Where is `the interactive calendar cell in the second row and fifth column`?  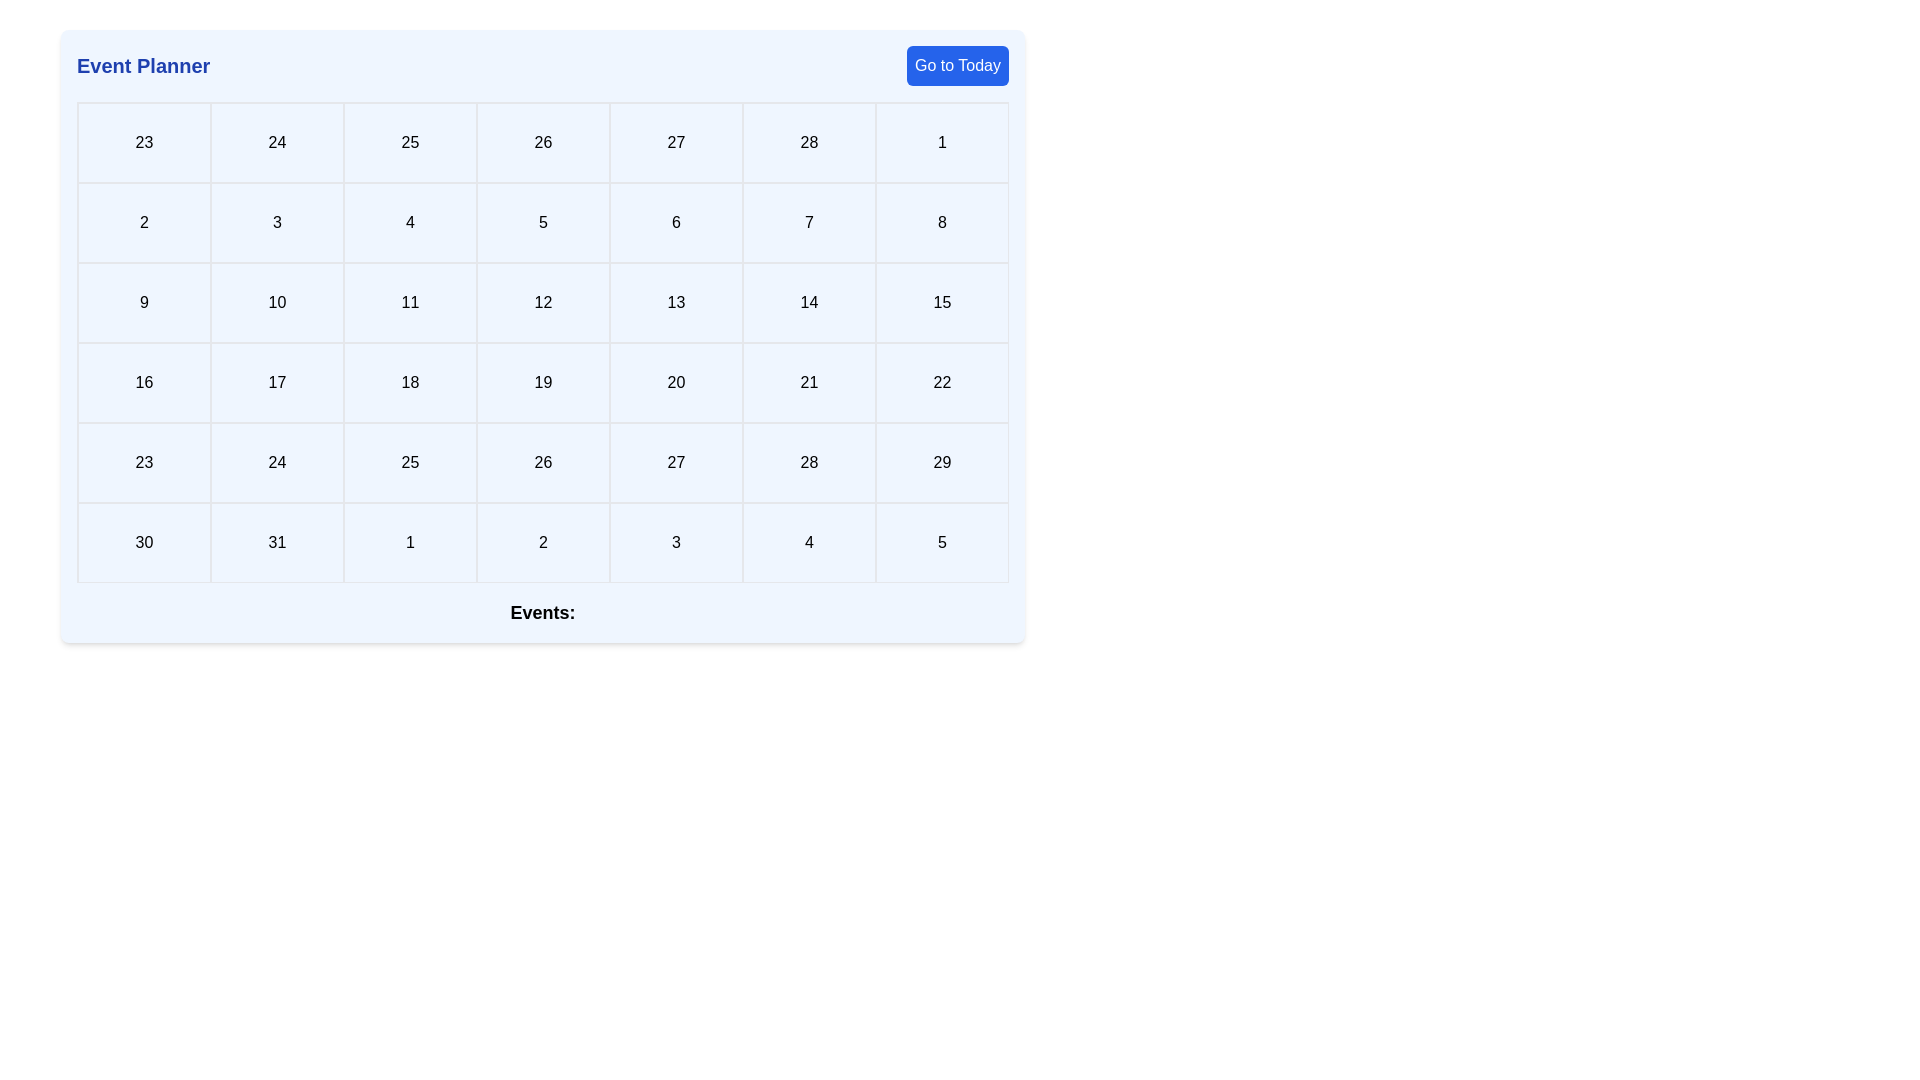
the interactive calendar cell in the second row and fifth column is located at coordinates (543, 223).